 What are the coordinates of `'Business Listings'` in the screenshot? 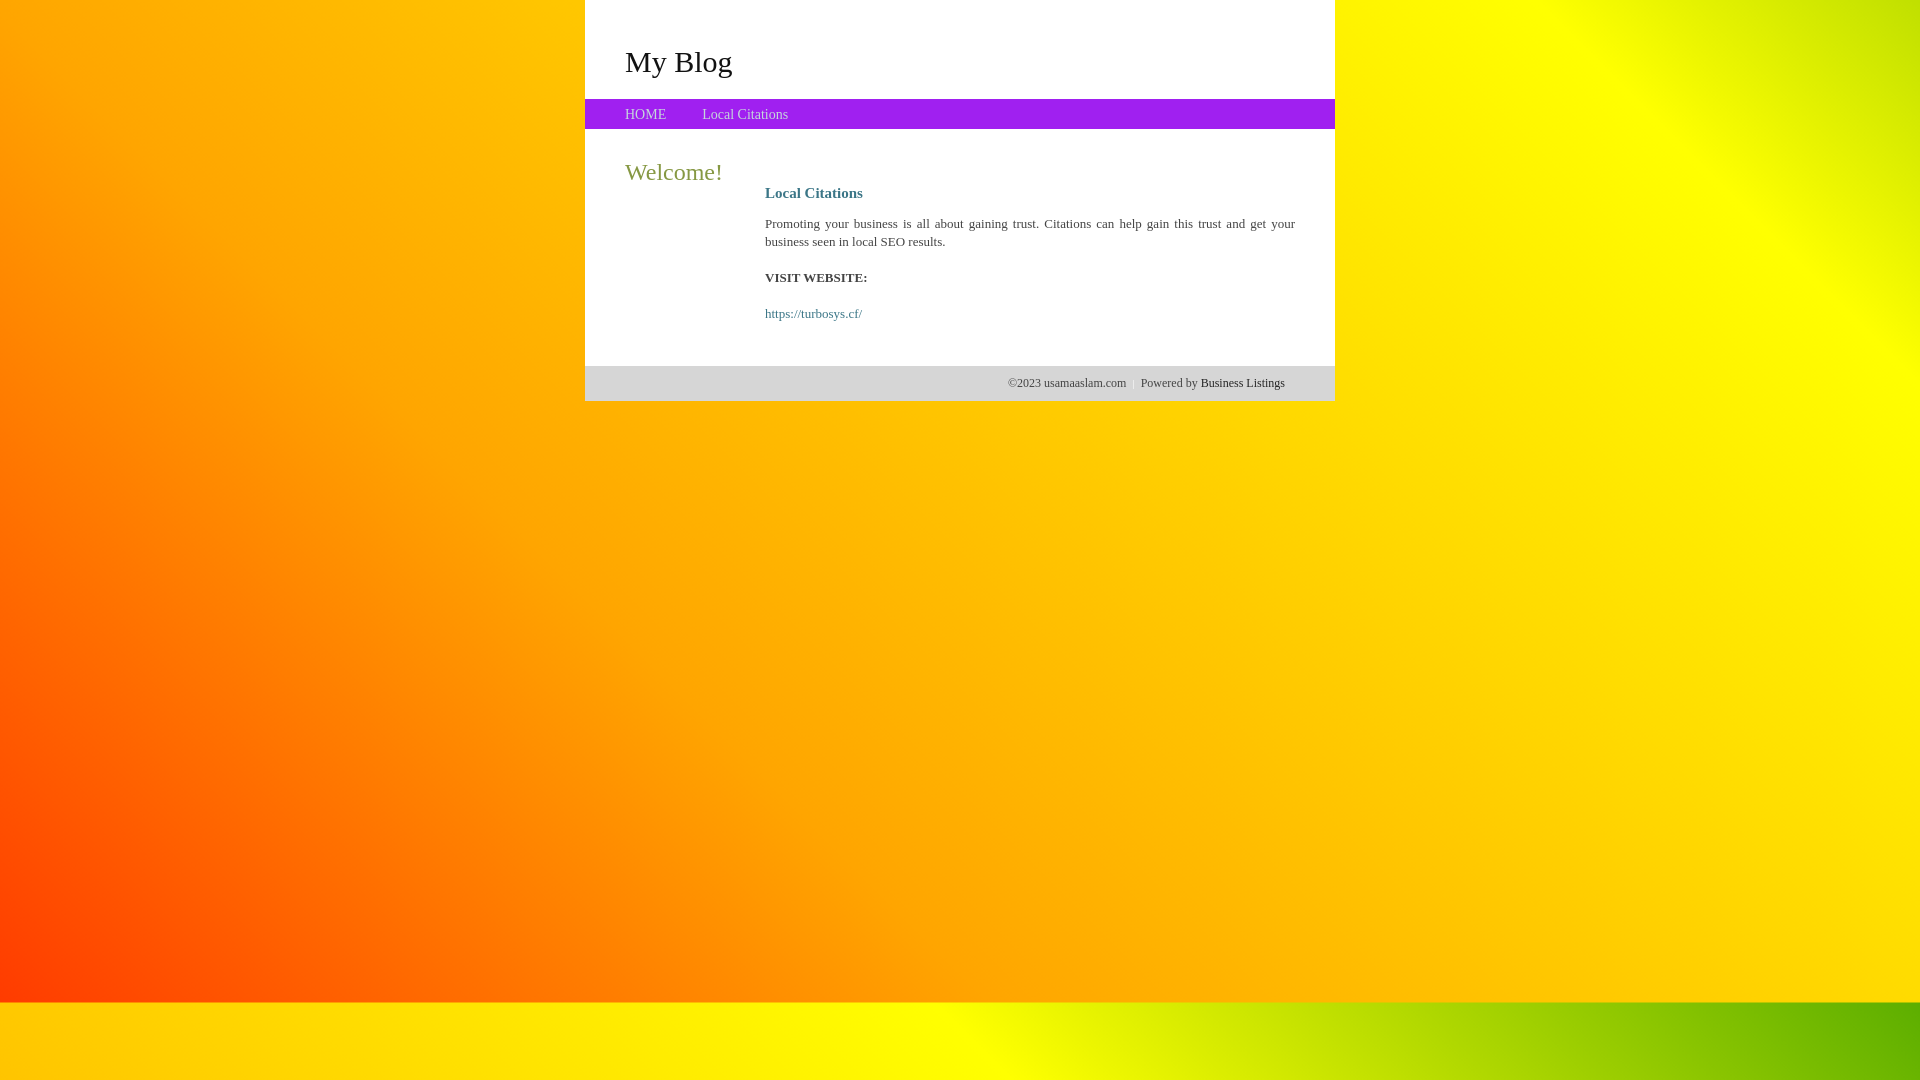 It's located at (1242, 382).